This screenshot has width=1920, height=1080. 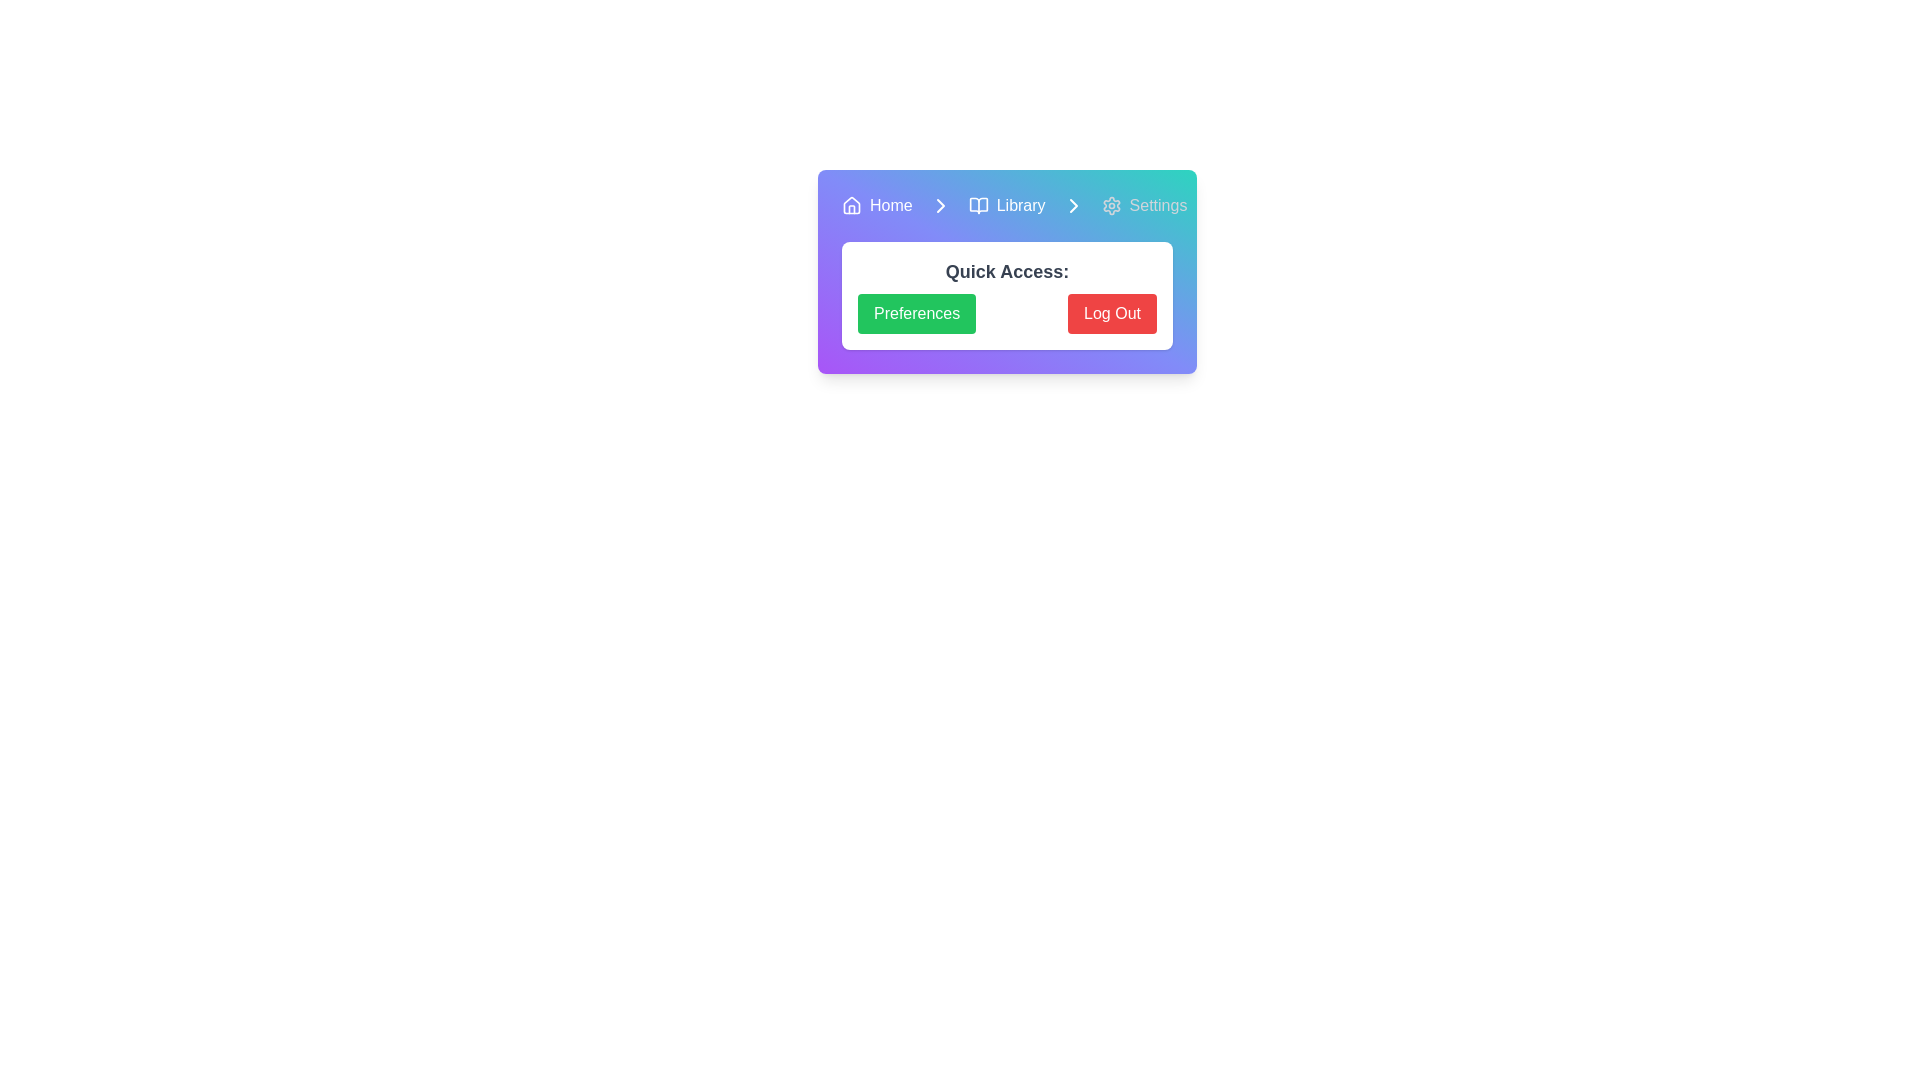 I want to click on the book icon in the navigation bar, so click(x=978, y=205).